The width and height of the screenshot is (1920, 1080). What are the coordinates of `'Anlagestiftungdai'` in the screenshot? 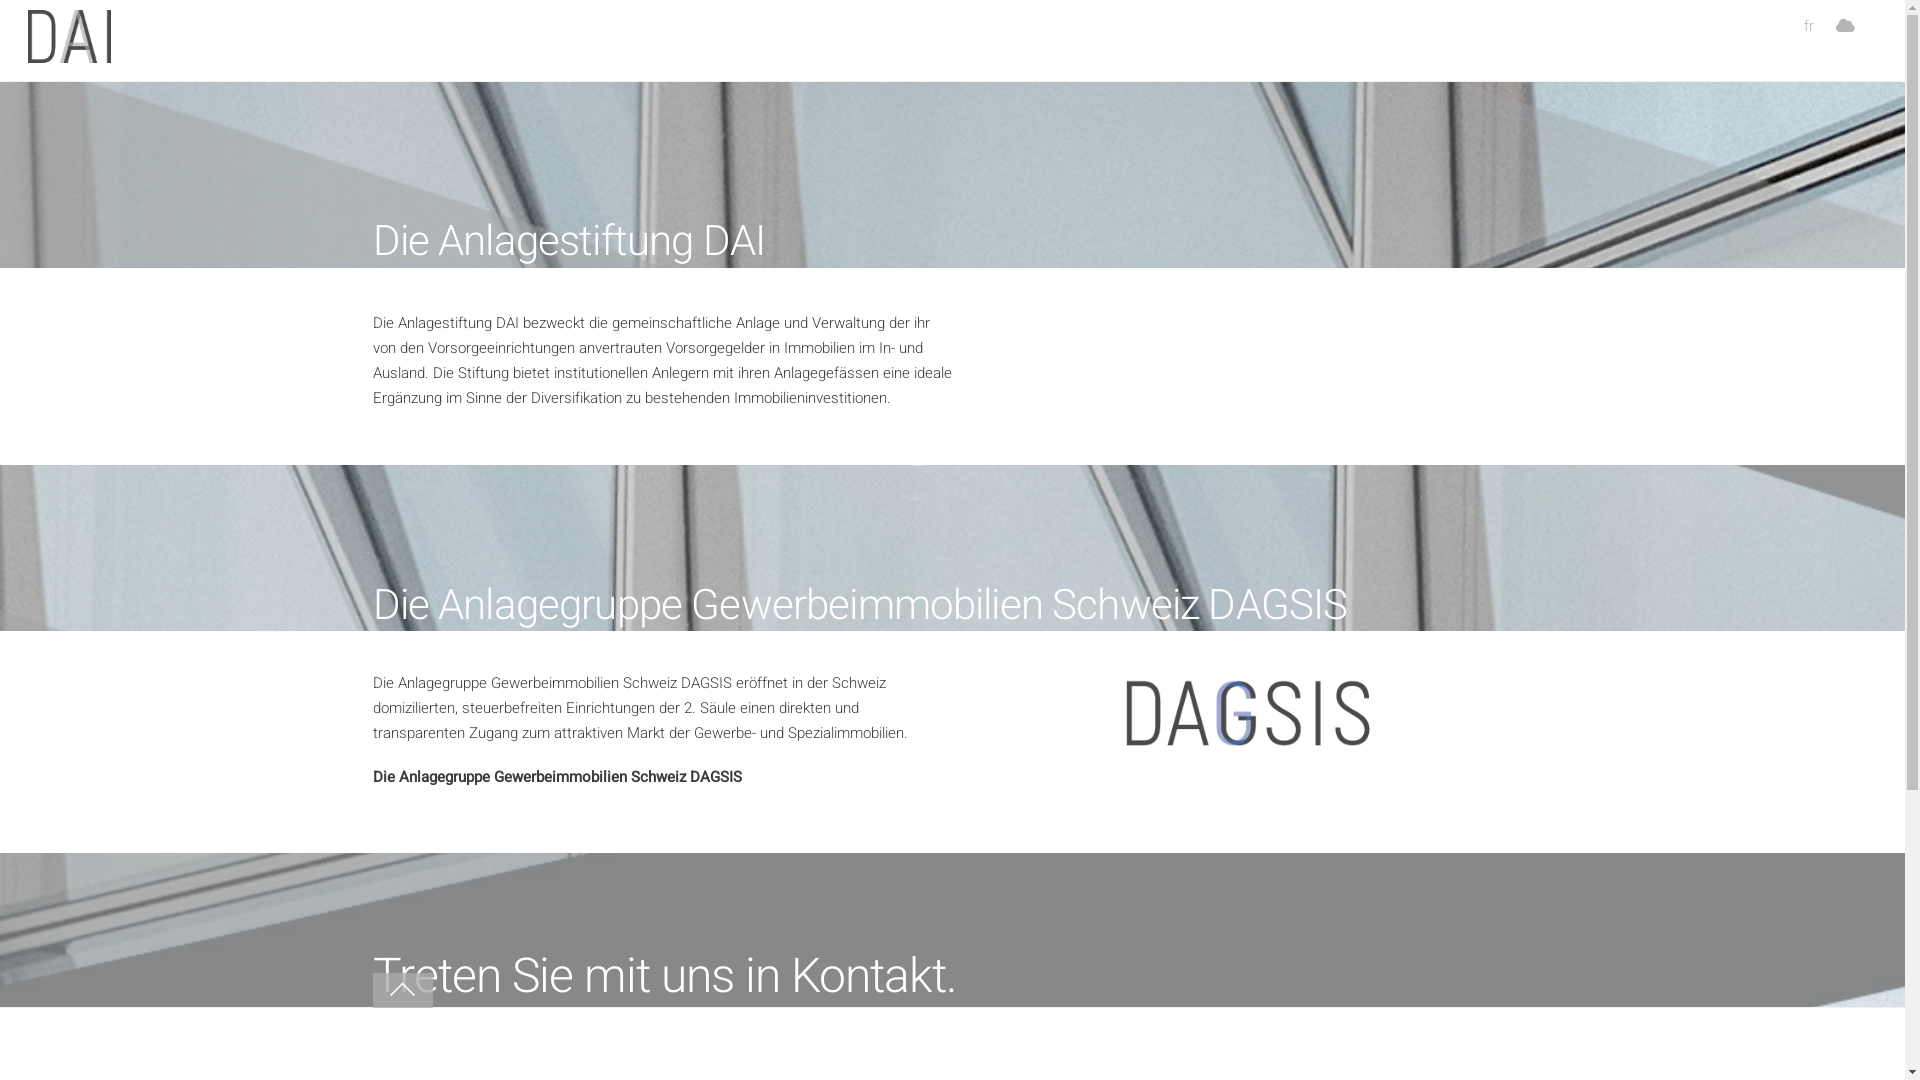 It's located at (69, 53).